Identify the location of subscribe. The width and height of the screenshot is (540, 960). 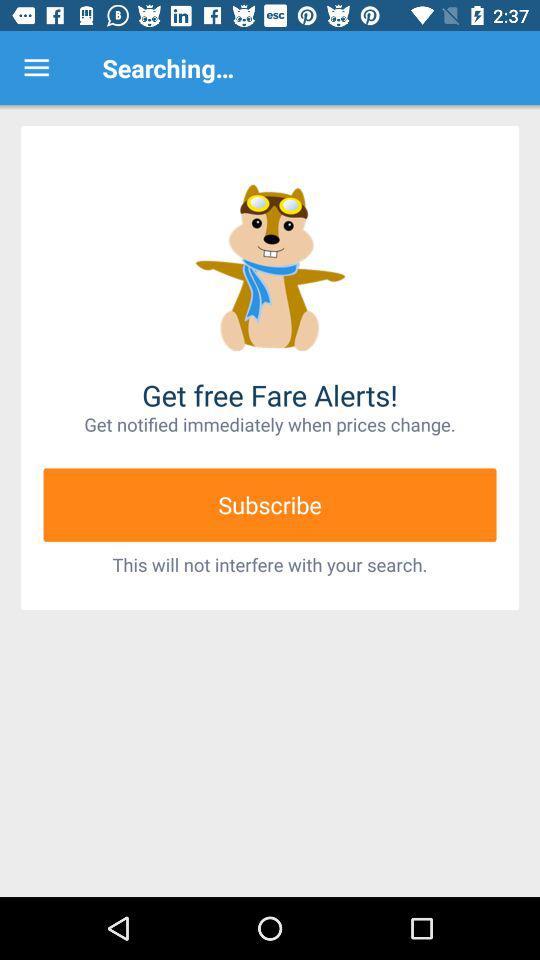
(270, 504).